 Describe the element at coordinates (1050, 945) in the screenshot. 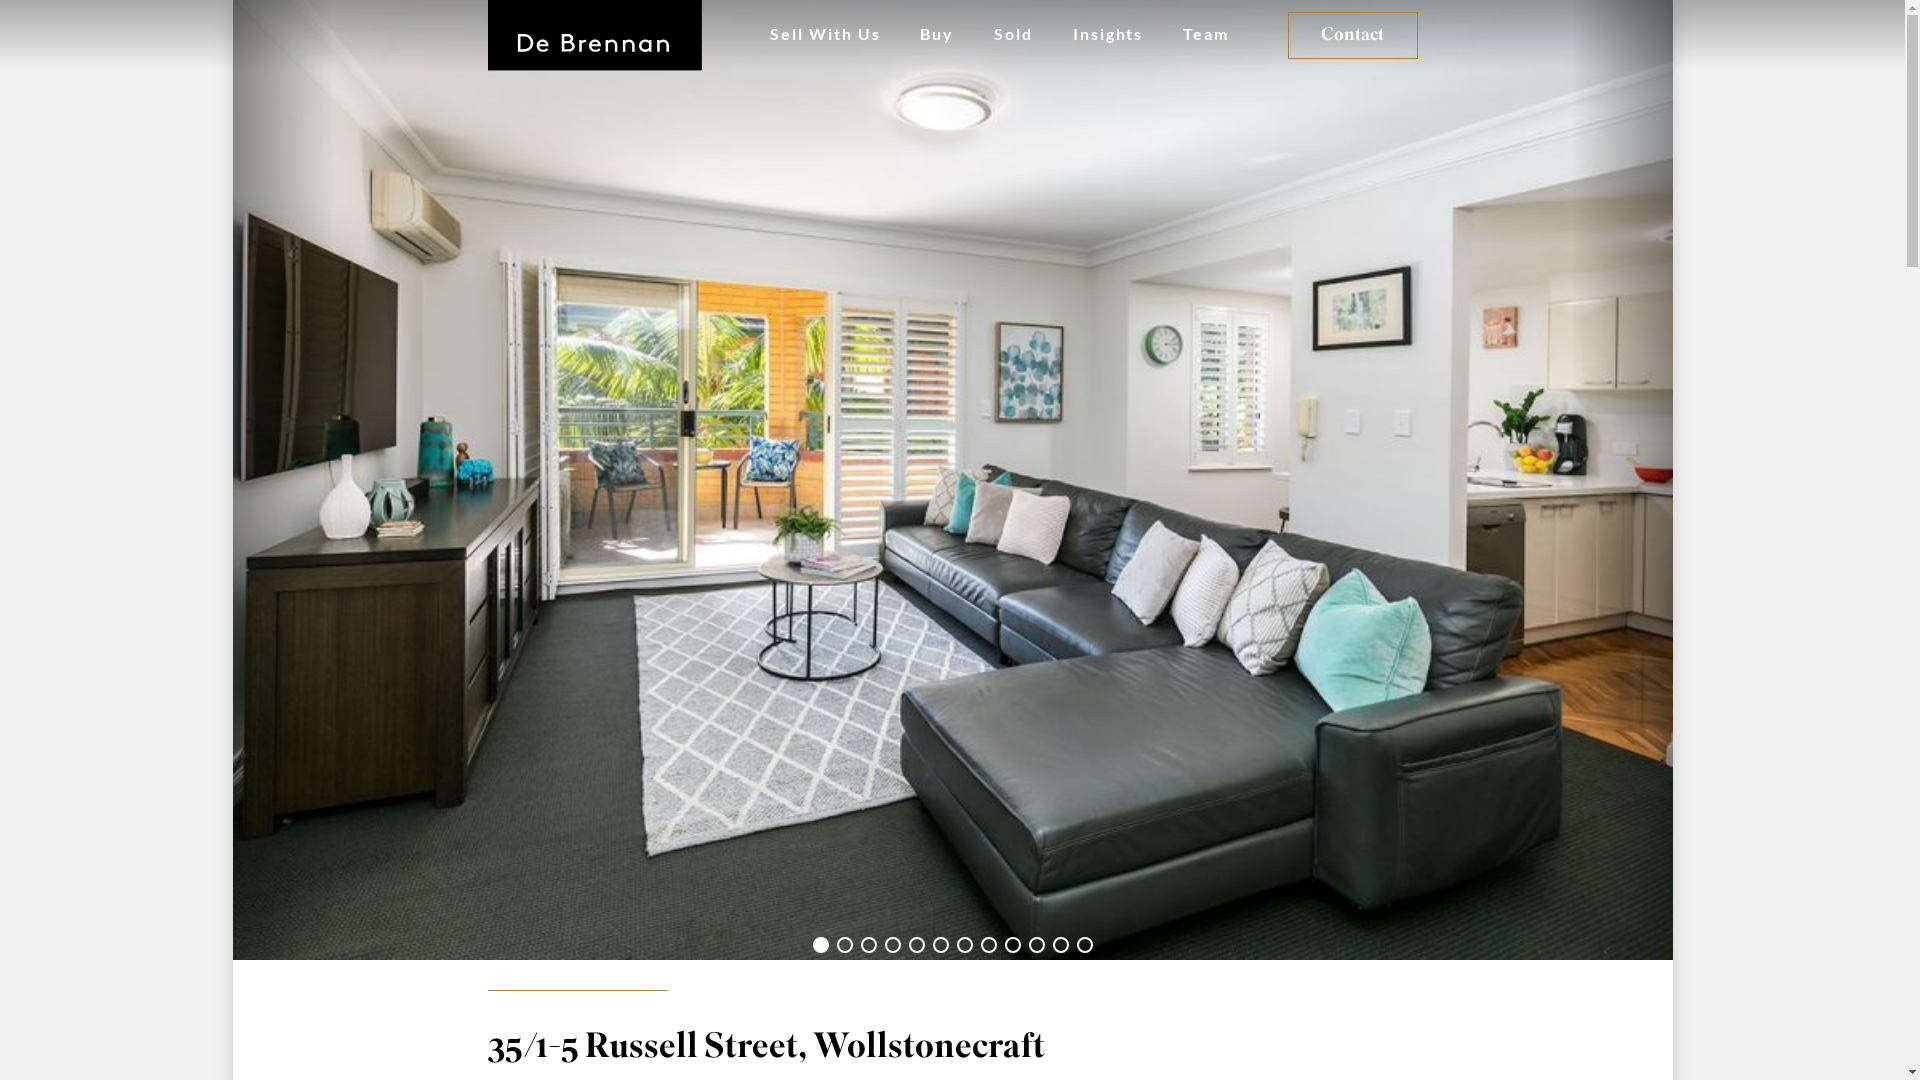

I see `'11'` at that location.